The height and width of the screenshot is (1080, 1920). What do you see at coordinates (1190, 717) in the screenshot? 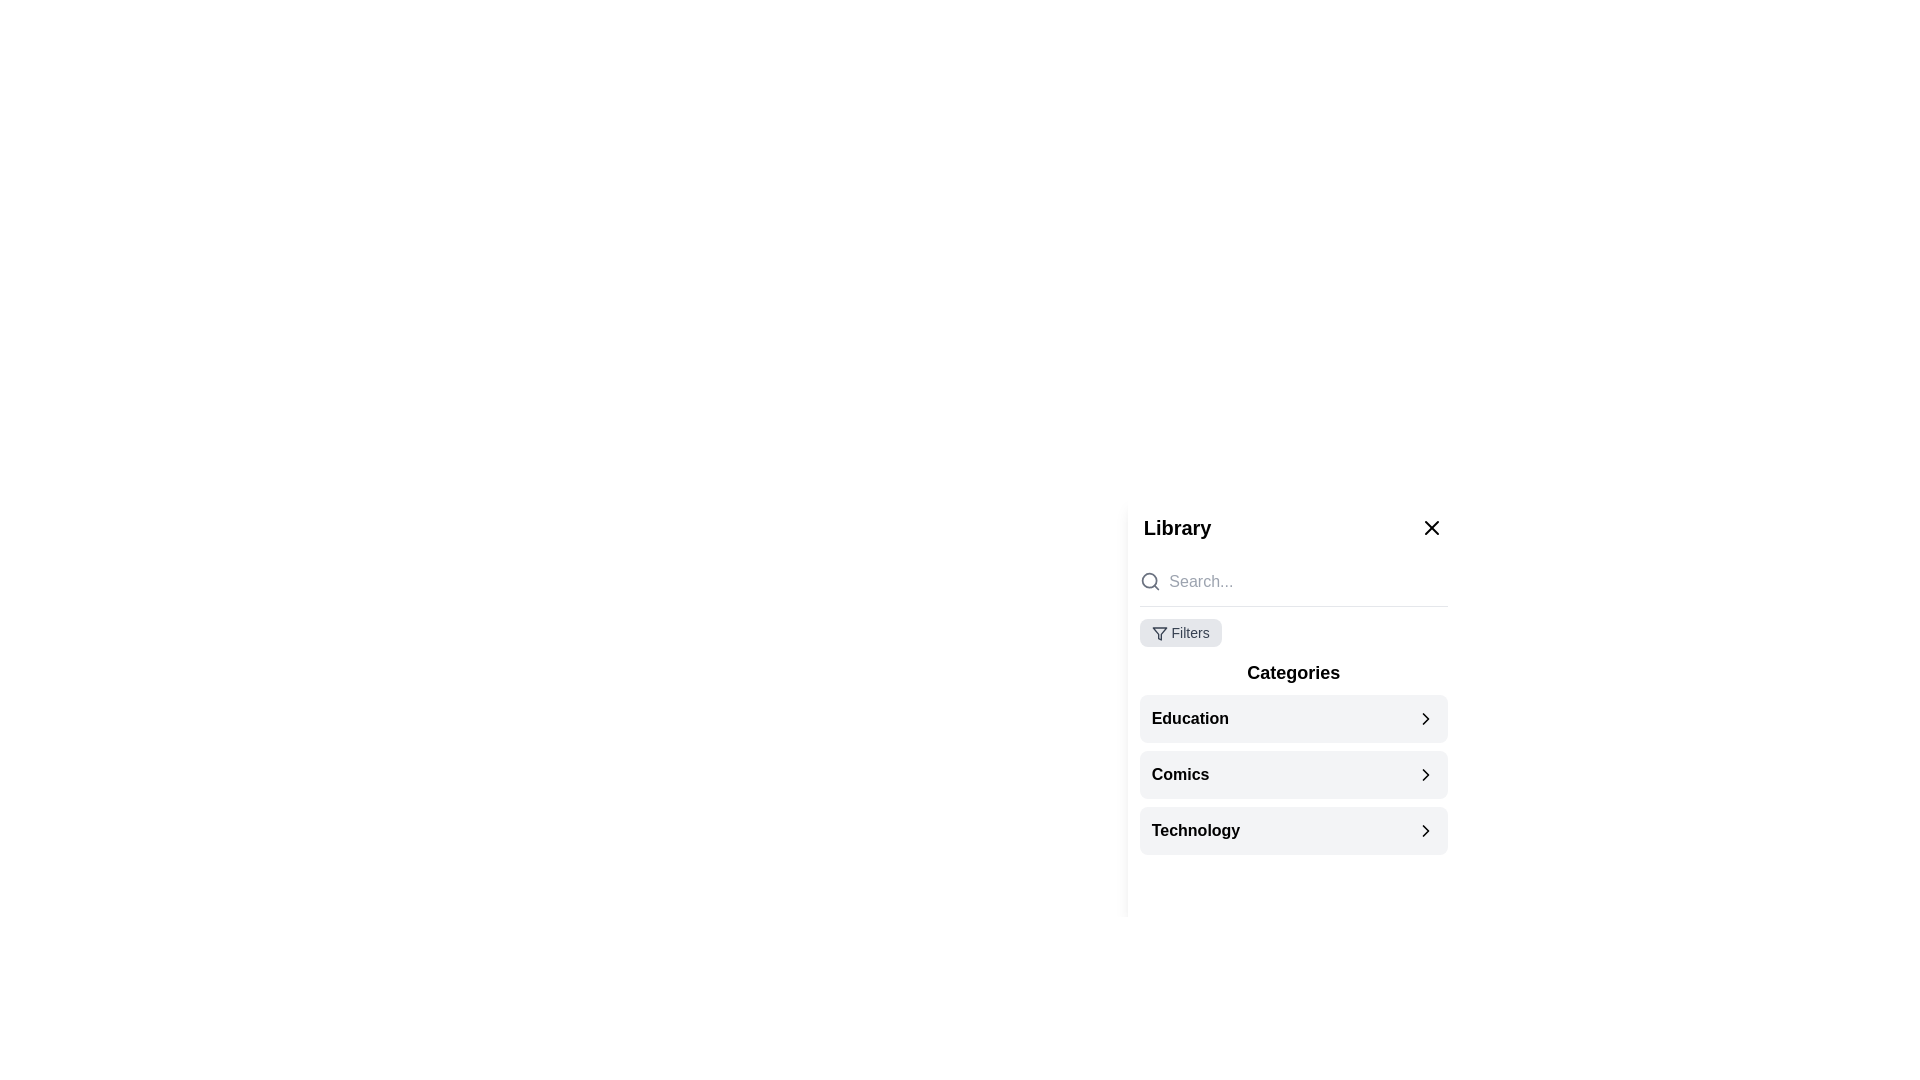
I see `the clickable category name 'Education', which is positioned at the beginning of the categories list, followed by a right arrow icon` at bounding box center [1190, 717].